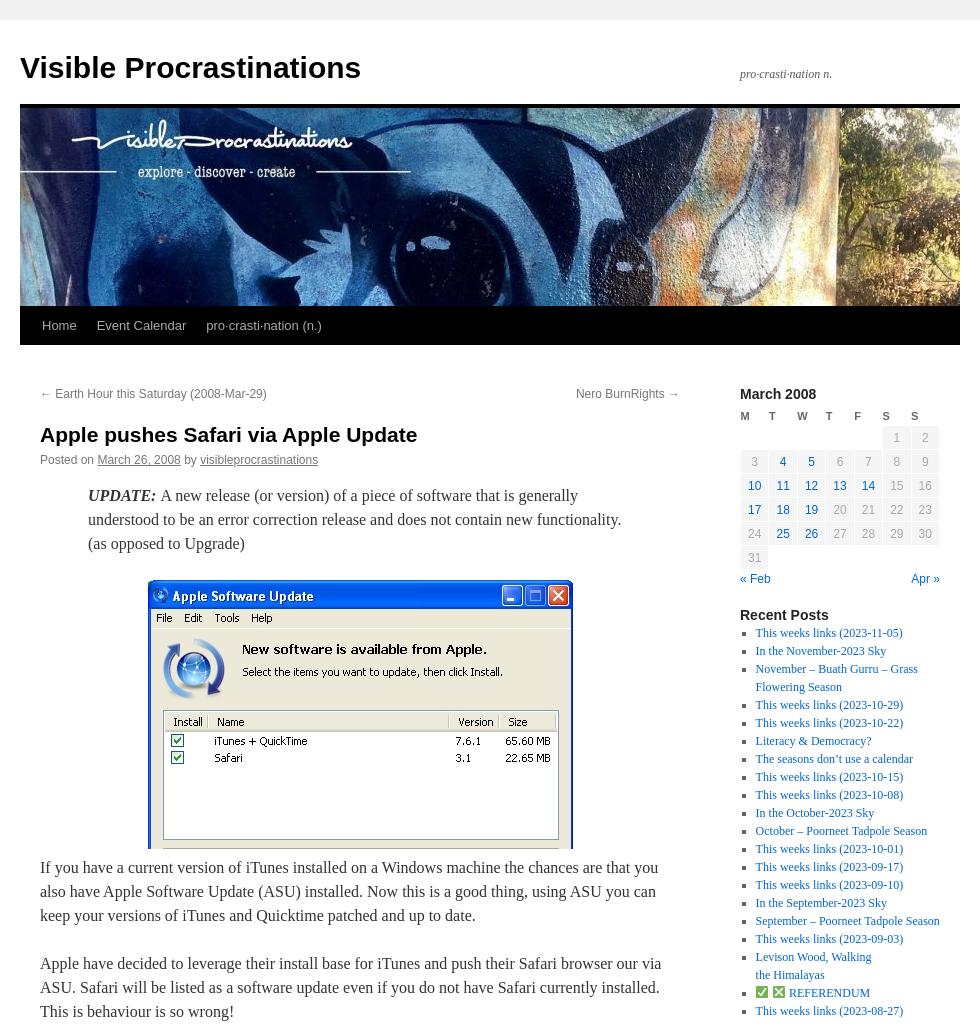 The height and width of the screenshot is (1029, 980). I want to click on '4', so click(782, 462).